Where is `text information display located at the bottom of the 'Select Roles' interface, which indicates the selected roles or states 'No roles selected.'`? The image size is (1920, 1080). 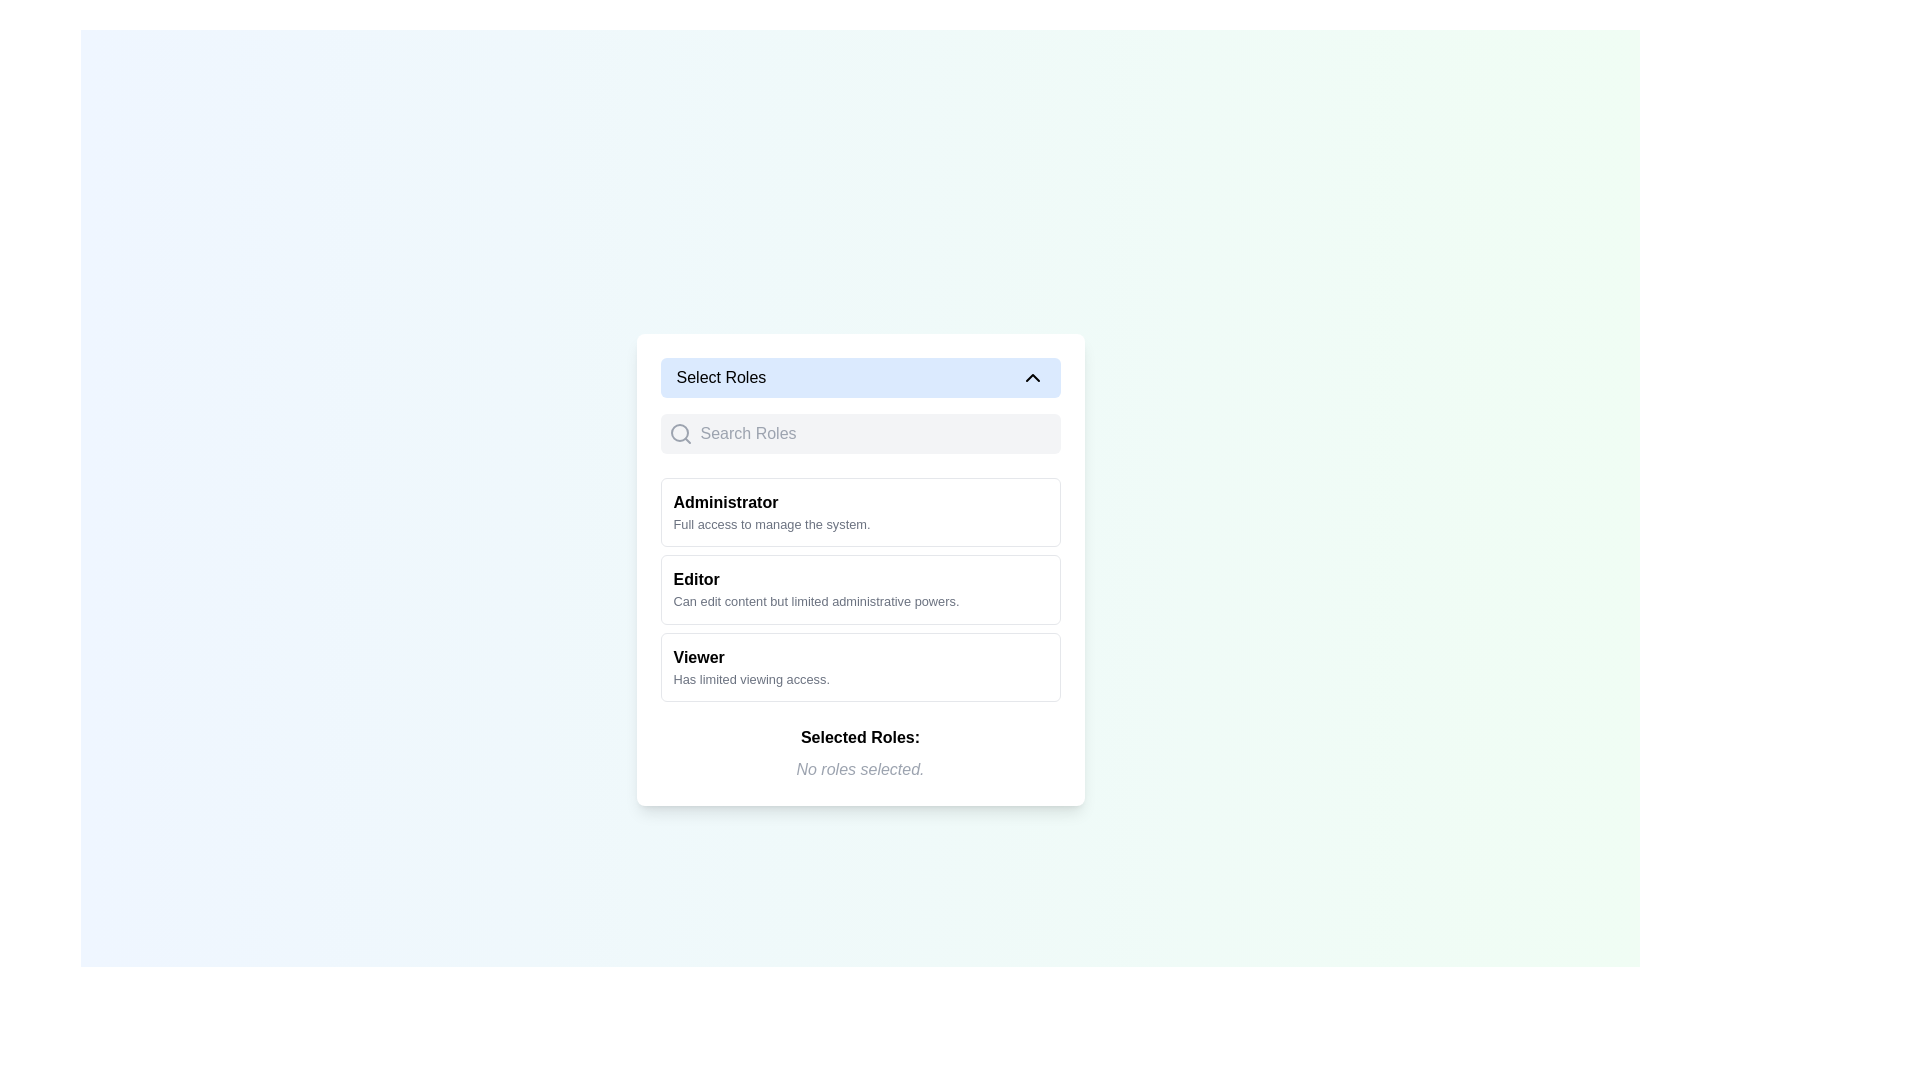
text information display located at the bottom of the 'Select Roles' interface, which indicates the selected roles or states 'No roles selected.' is located at coordinates (860, 753).